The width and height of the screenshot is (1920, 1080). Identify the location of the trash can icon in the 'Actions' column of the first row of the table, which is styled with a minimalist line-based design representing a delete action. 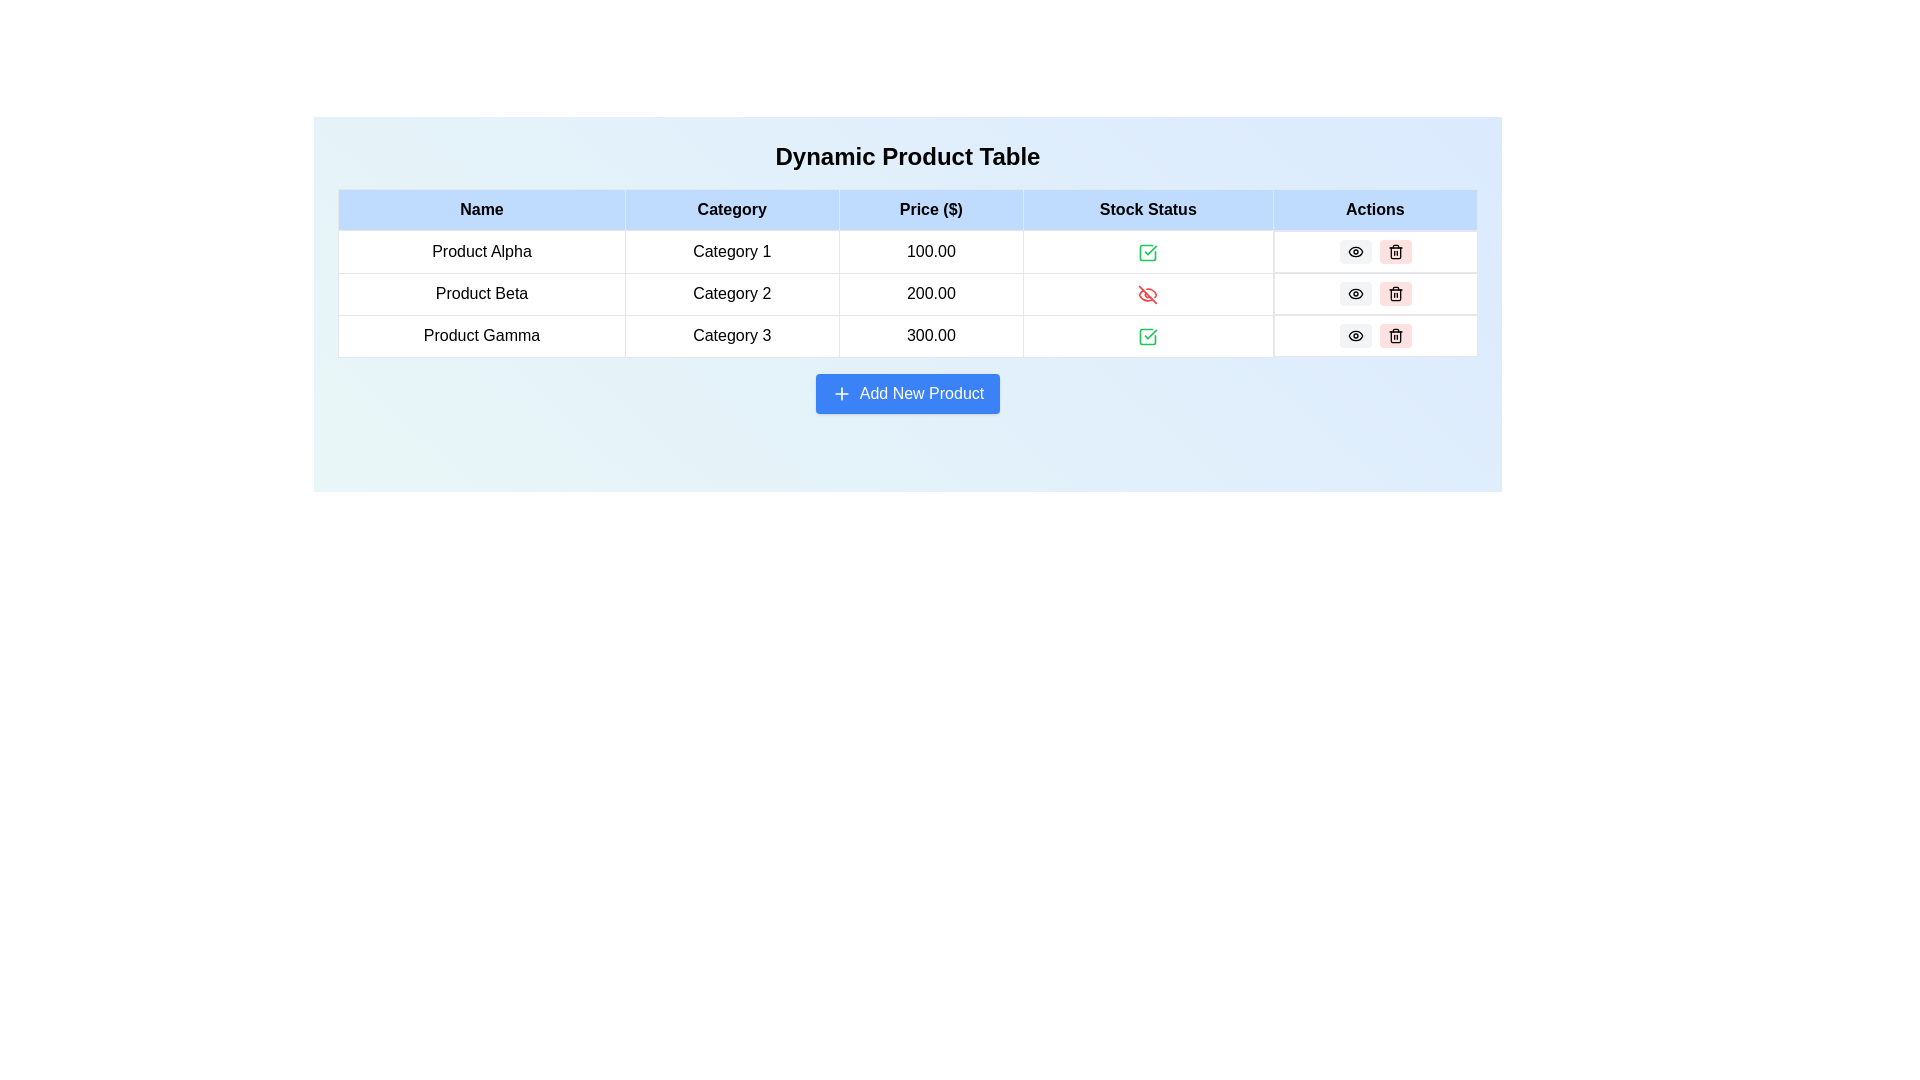
(1394, 250).